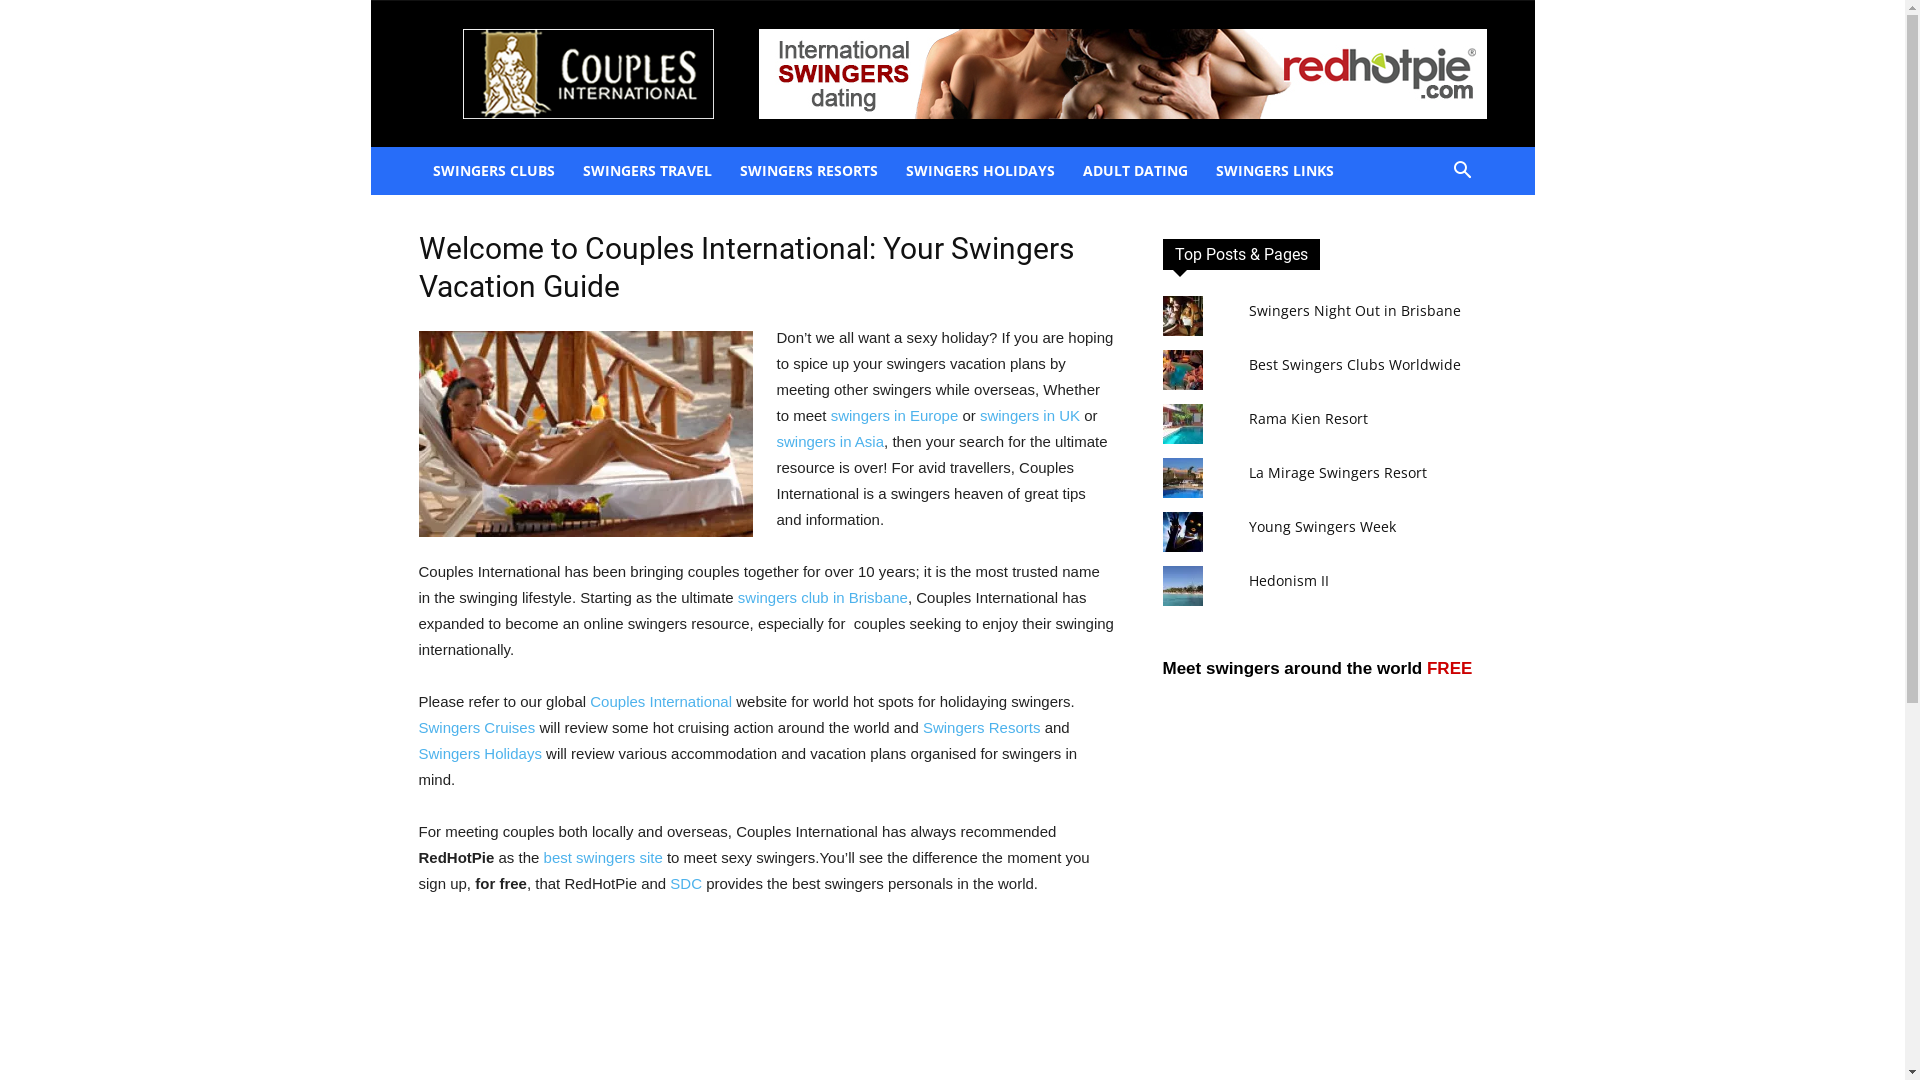  Describe the element at coordinates (1289, 580) in the screenshot. I see `'Hedonism II'` at that location.